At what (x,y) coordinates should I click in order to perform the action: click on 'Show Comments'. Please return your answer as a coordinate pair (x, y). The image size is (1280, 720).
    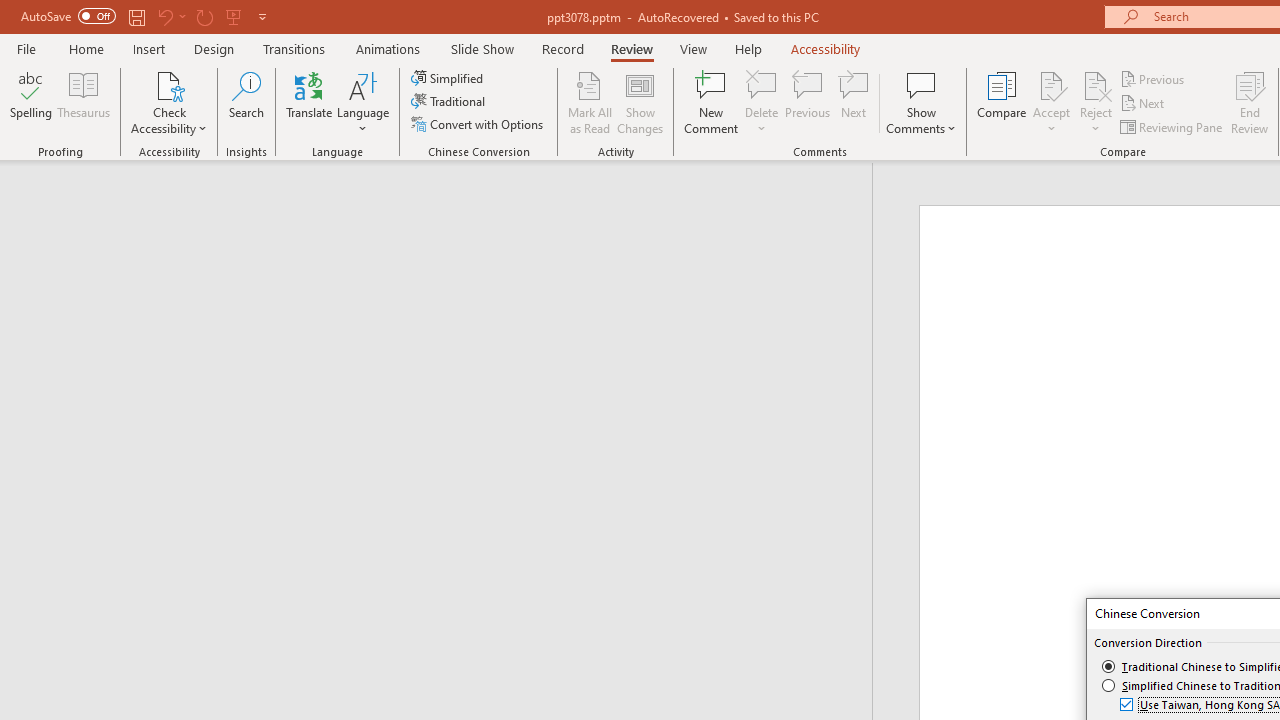
    Looking at the image, I should click on (920, 84).